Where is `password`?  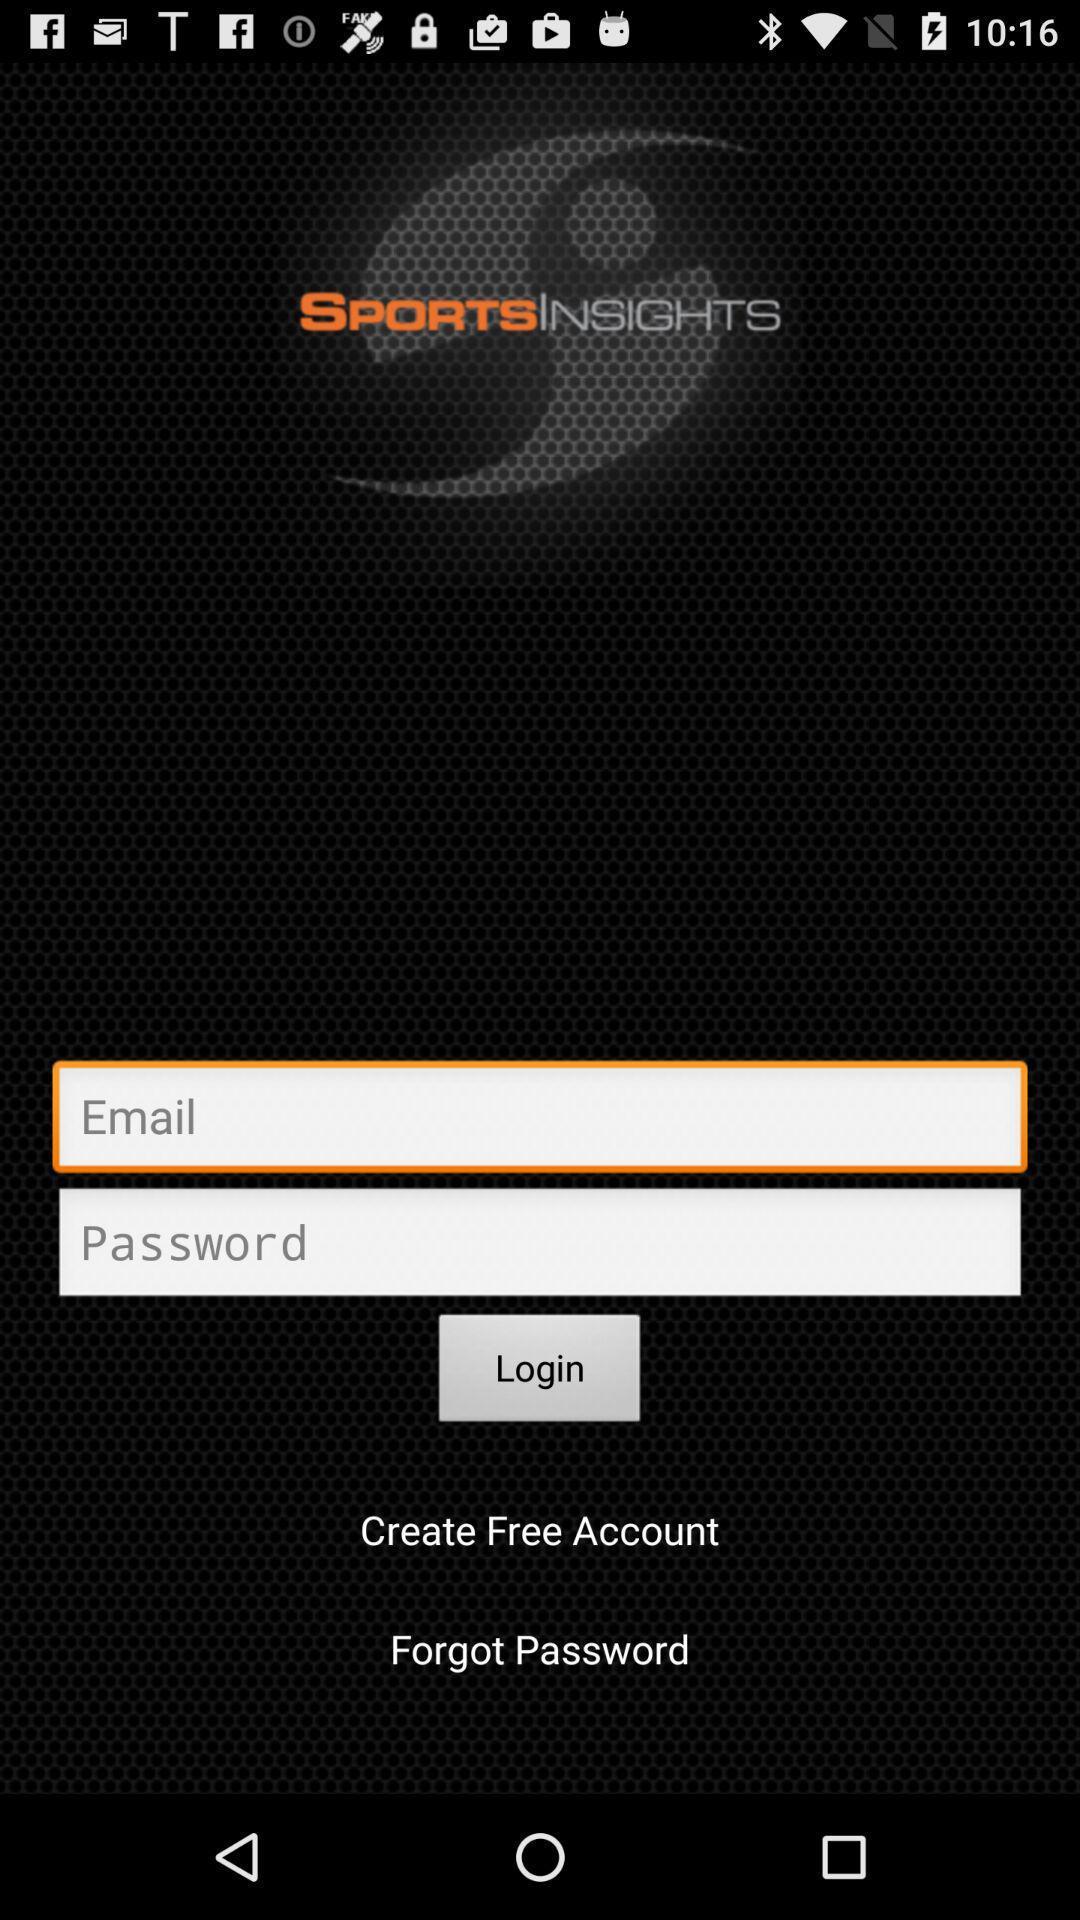 password is located at coordinates (540, 1247).